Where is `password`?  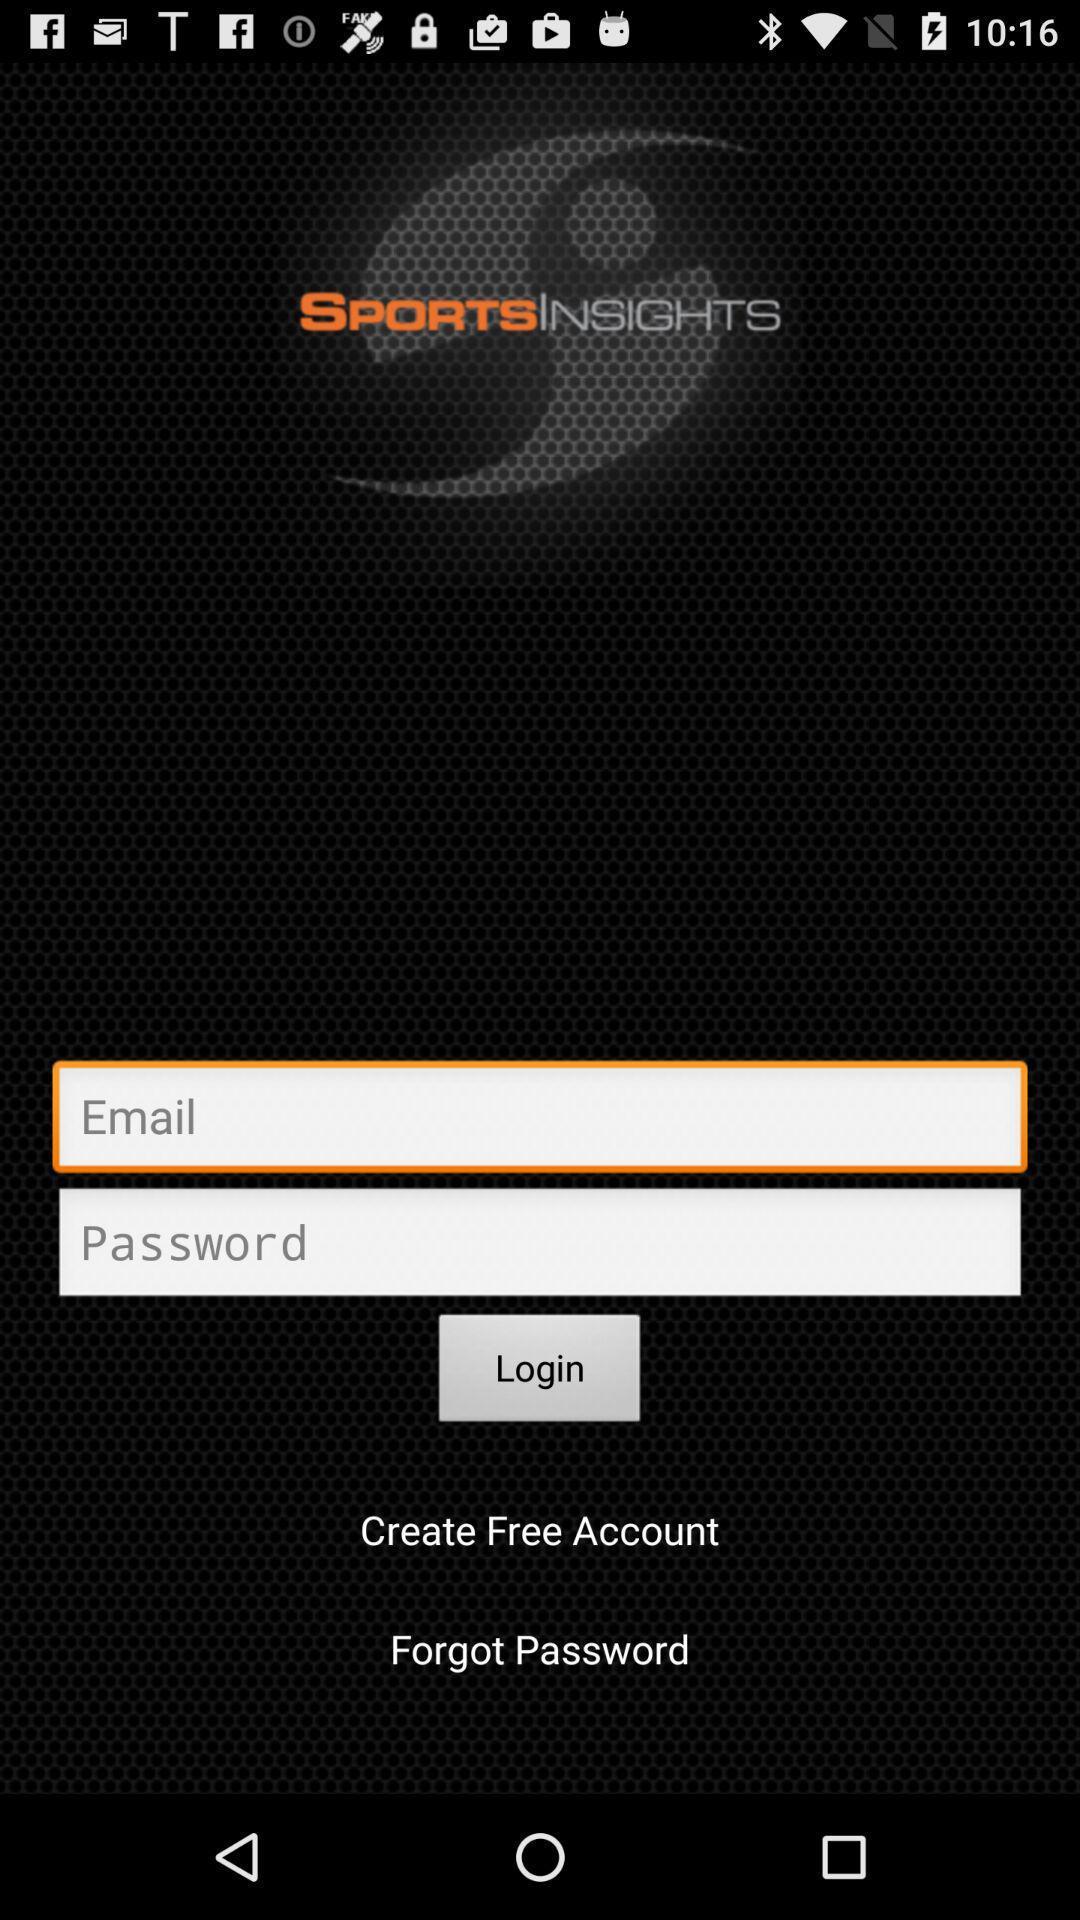 password is located at coordinates (540, 1247).